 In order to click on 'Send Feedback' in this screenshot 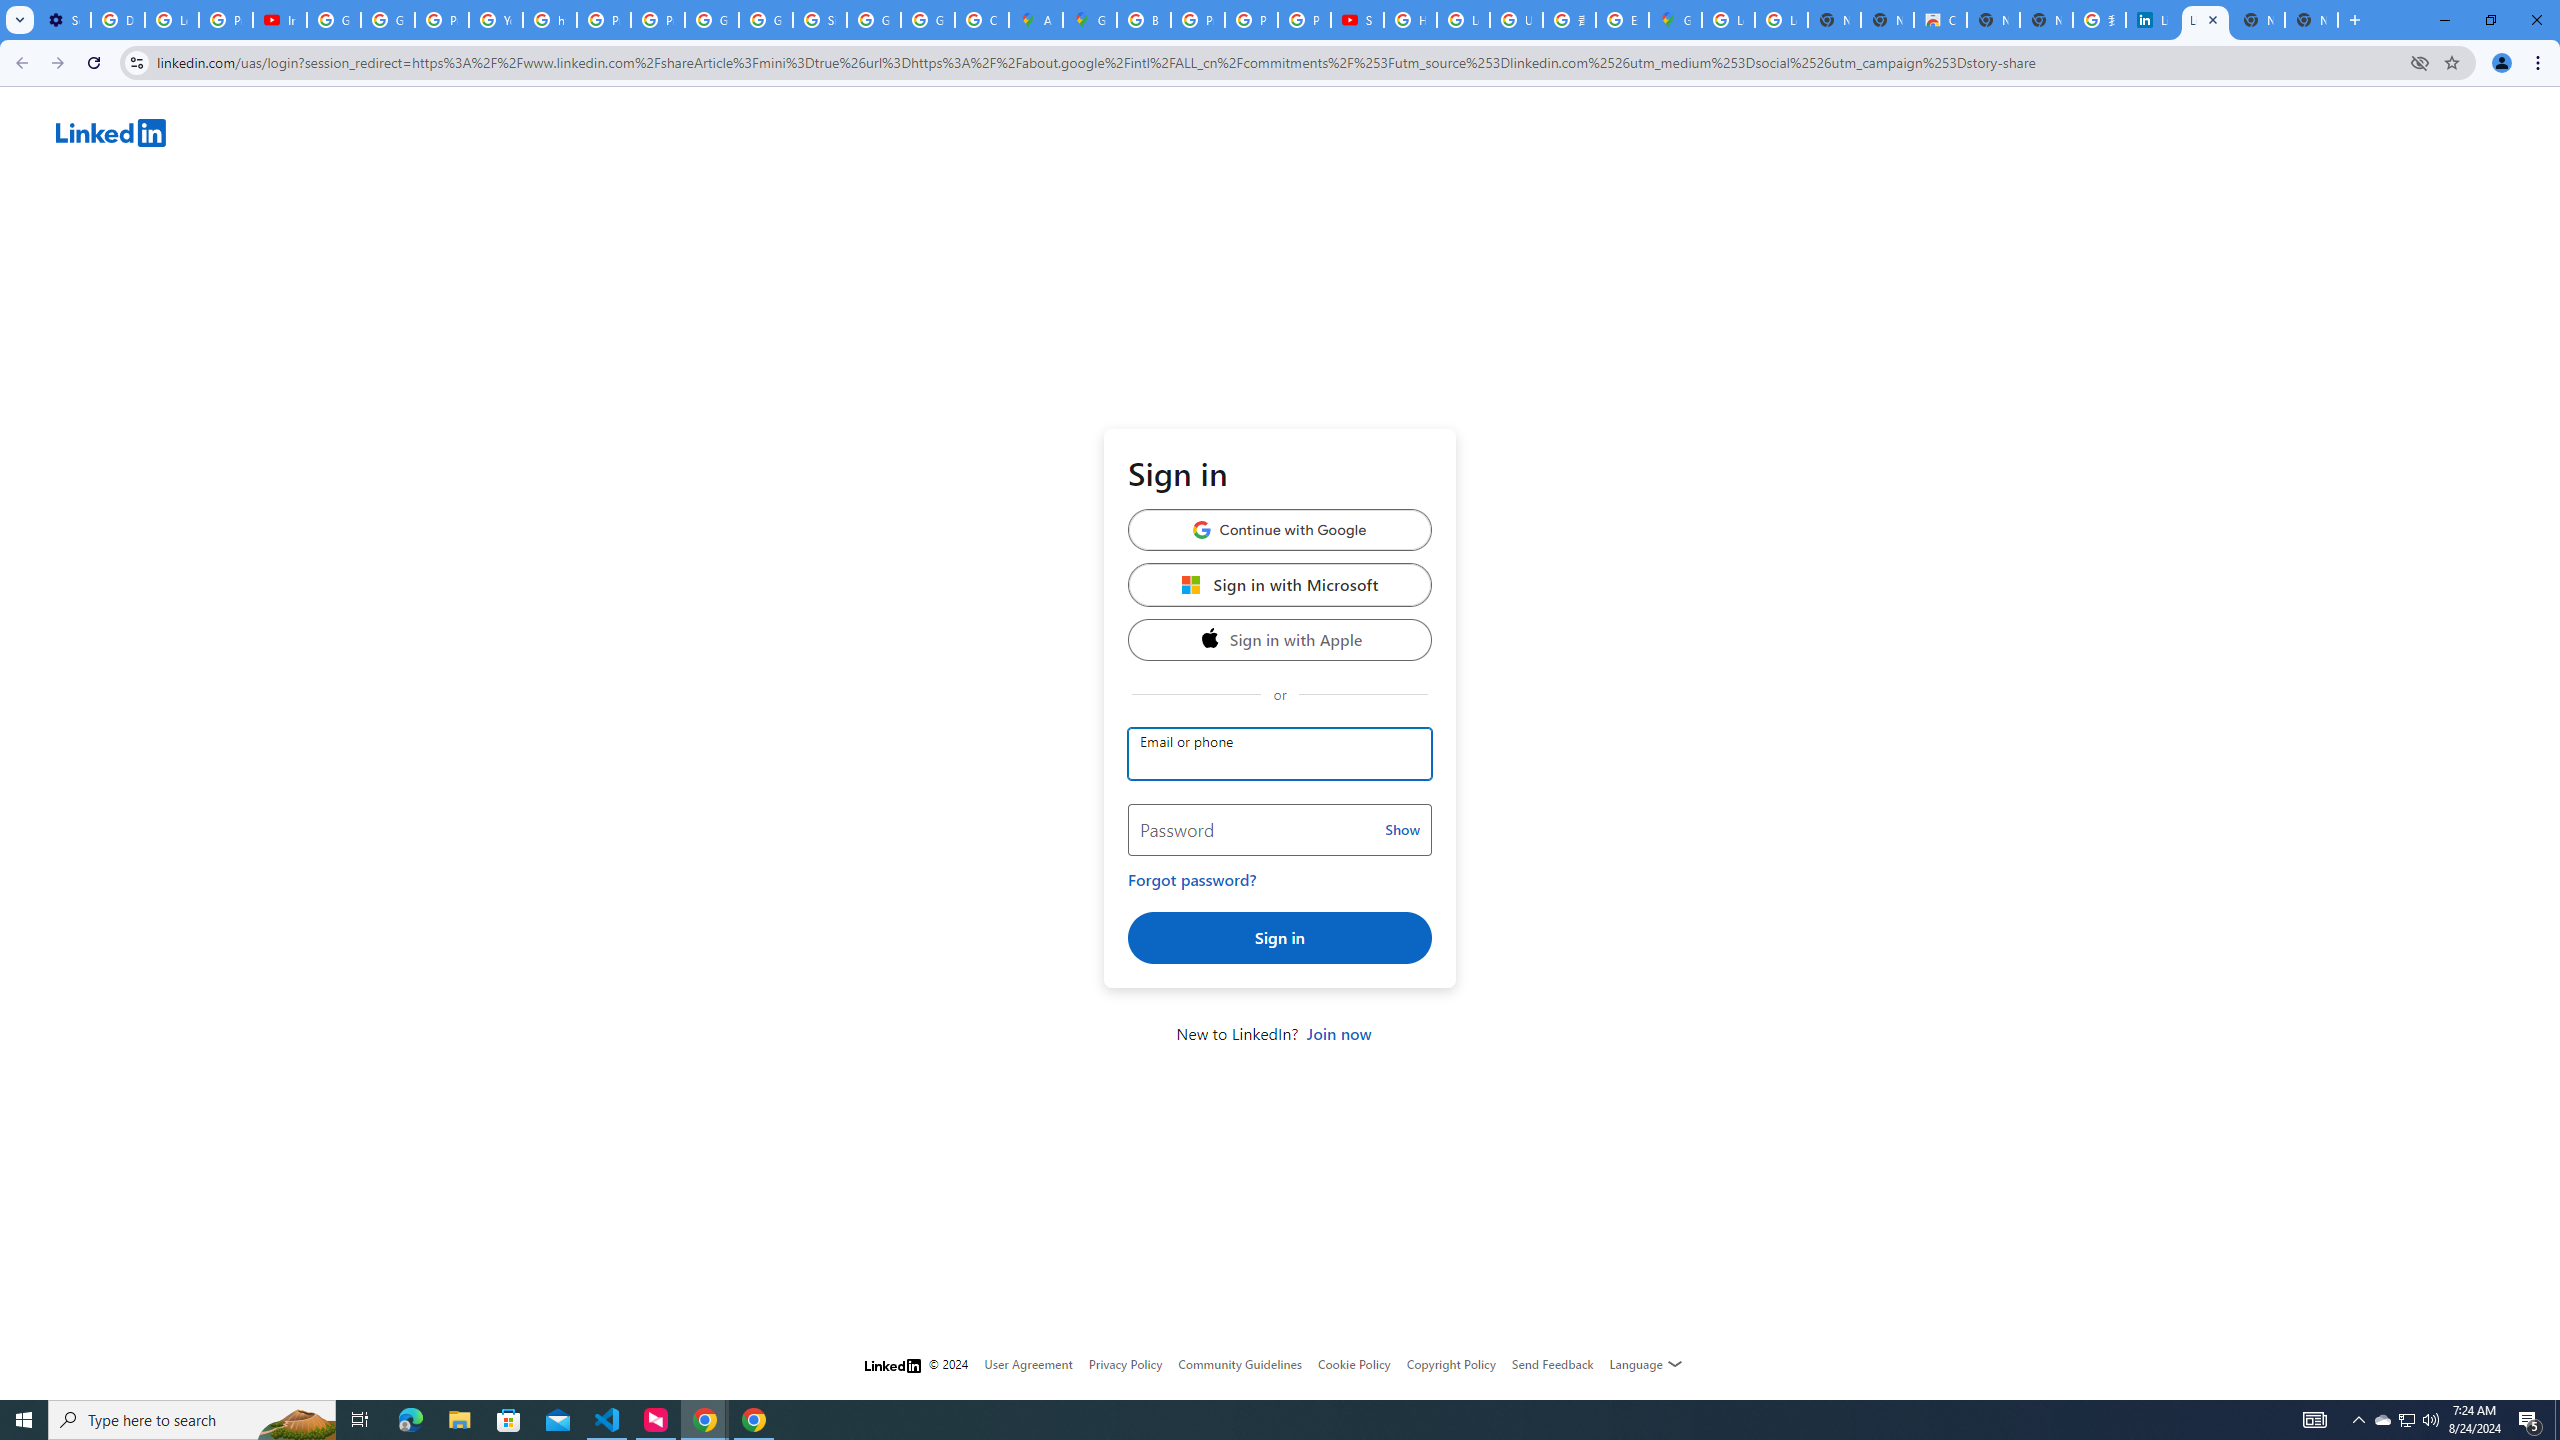, I will do `click(1552, 1363)`.